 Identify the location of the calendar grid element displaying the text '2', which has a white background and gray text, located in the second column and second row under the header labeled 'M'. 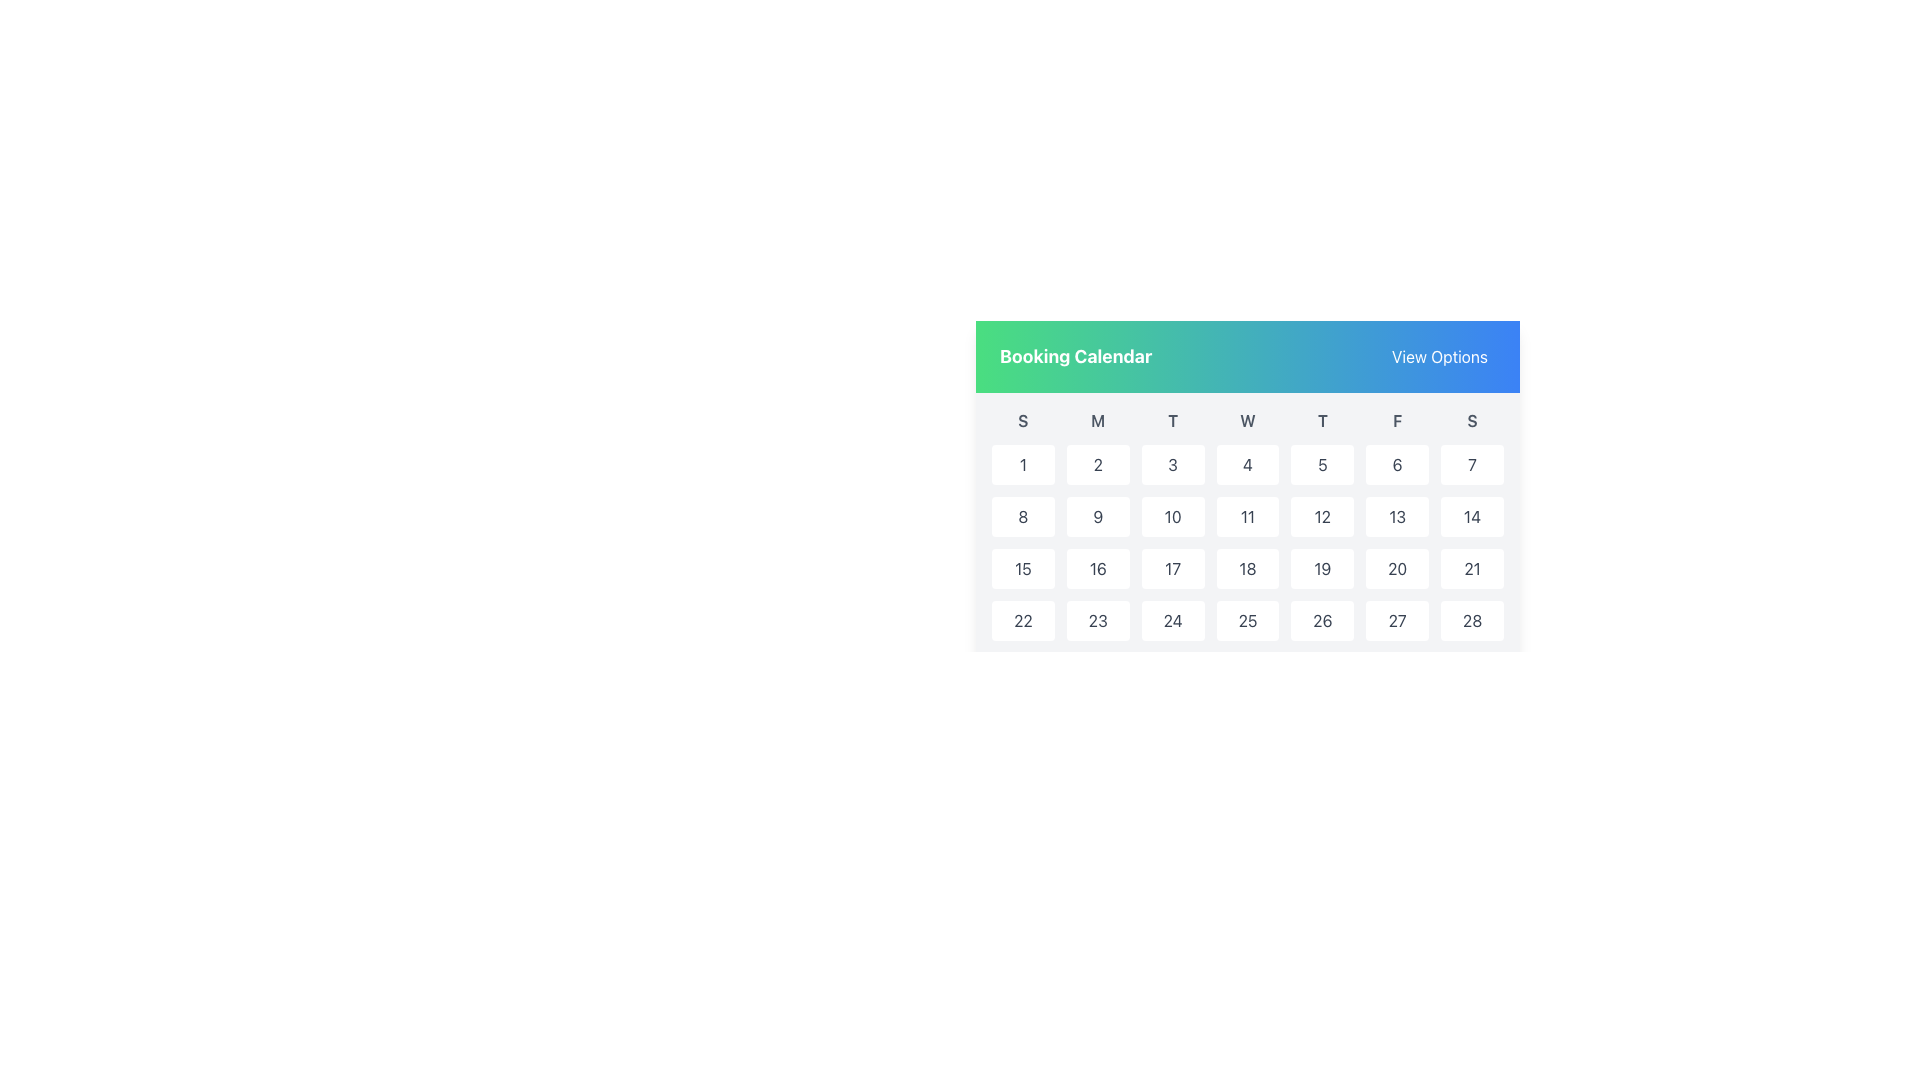
(1097, 465).